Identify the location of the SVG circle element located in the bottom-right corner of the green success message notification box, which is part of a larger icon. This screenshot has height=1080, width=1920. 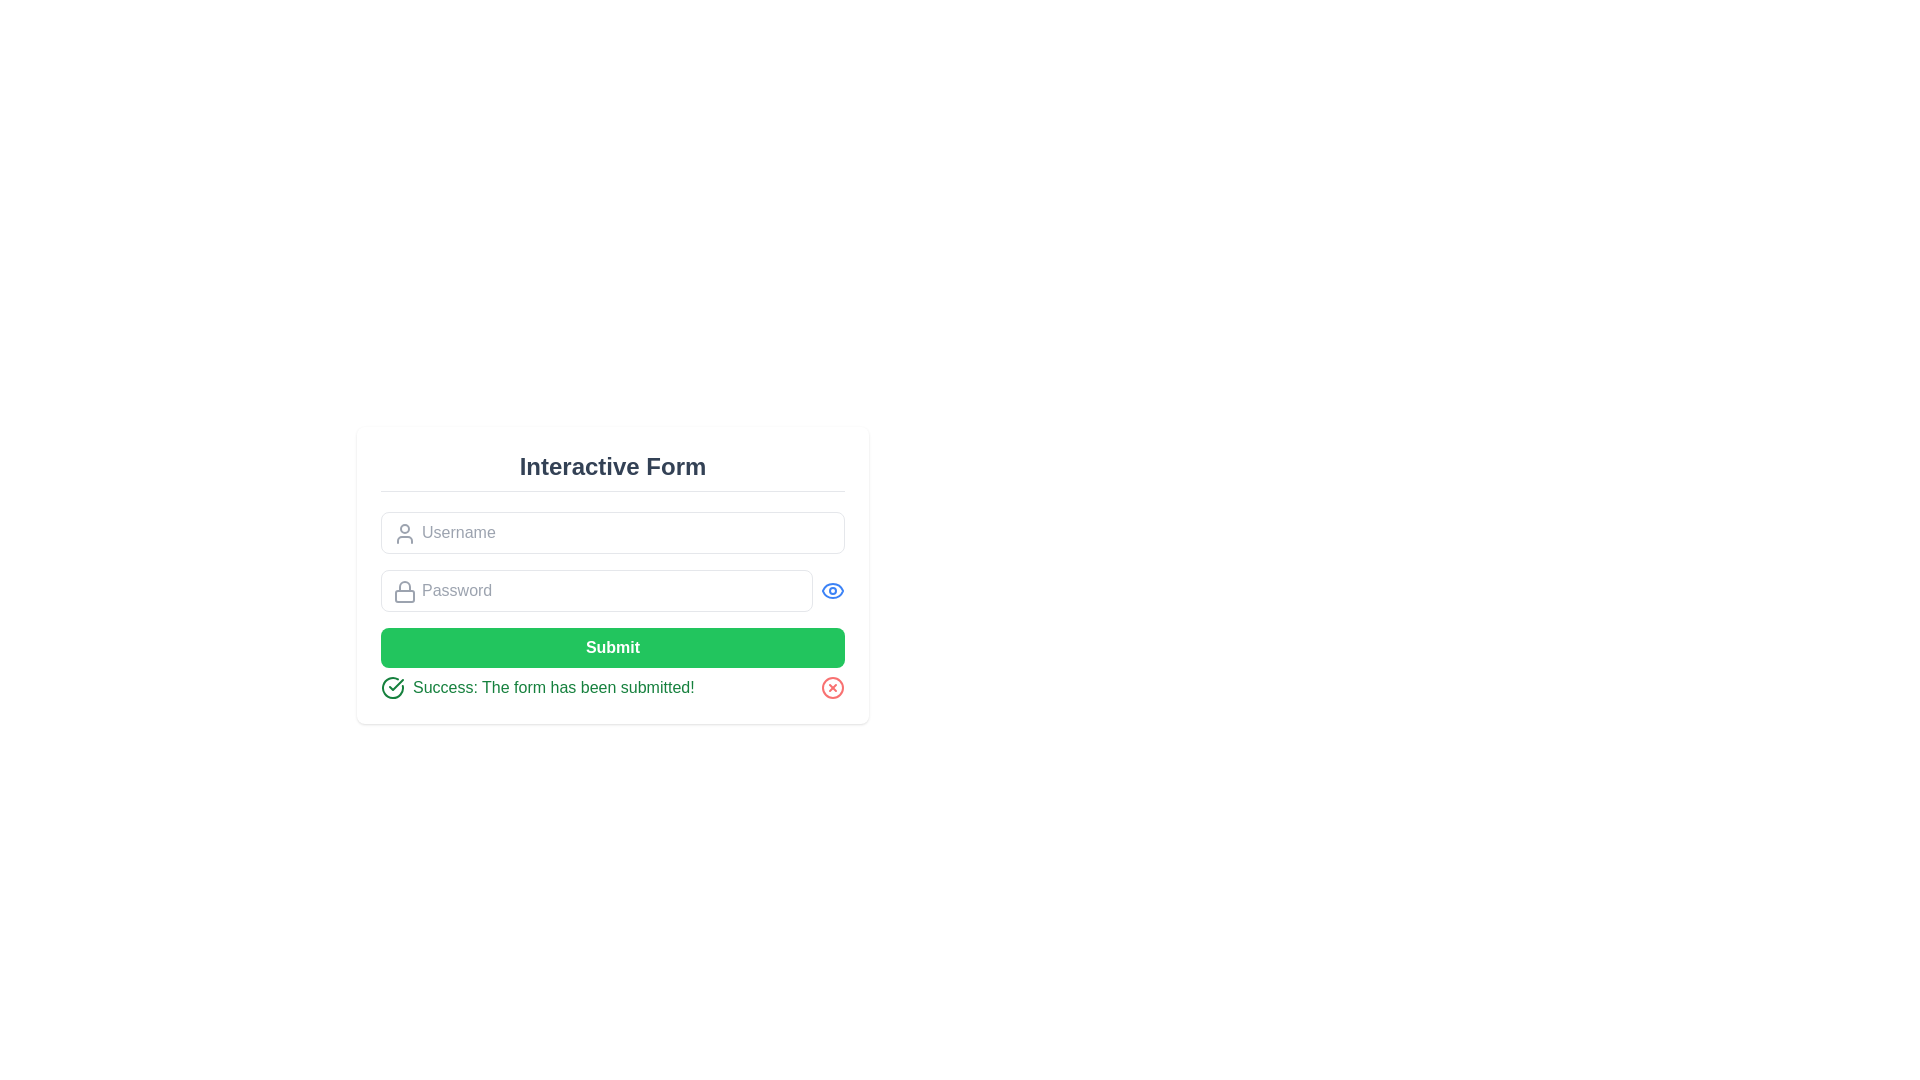
(833, 686).